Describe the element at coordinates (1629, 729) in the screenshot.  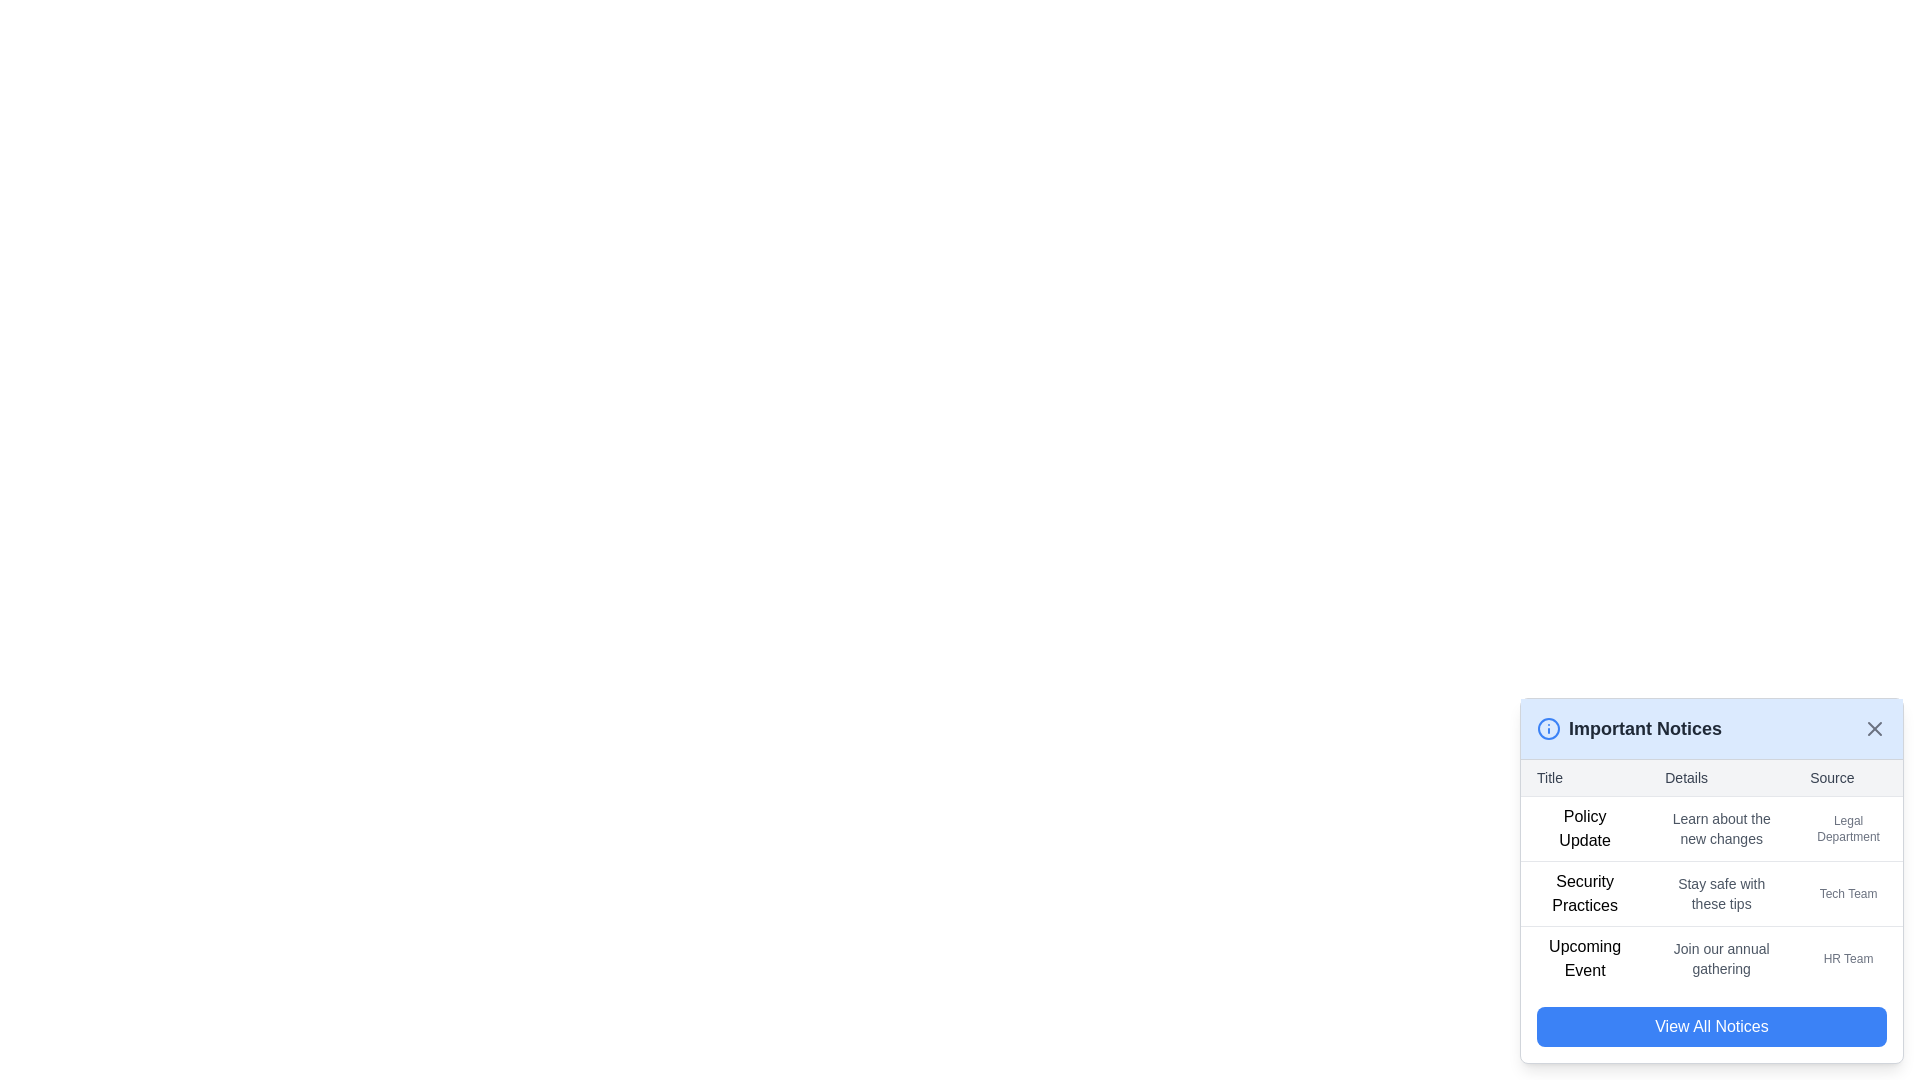
I see `the 'Important Notices' label and icon group` at that location.